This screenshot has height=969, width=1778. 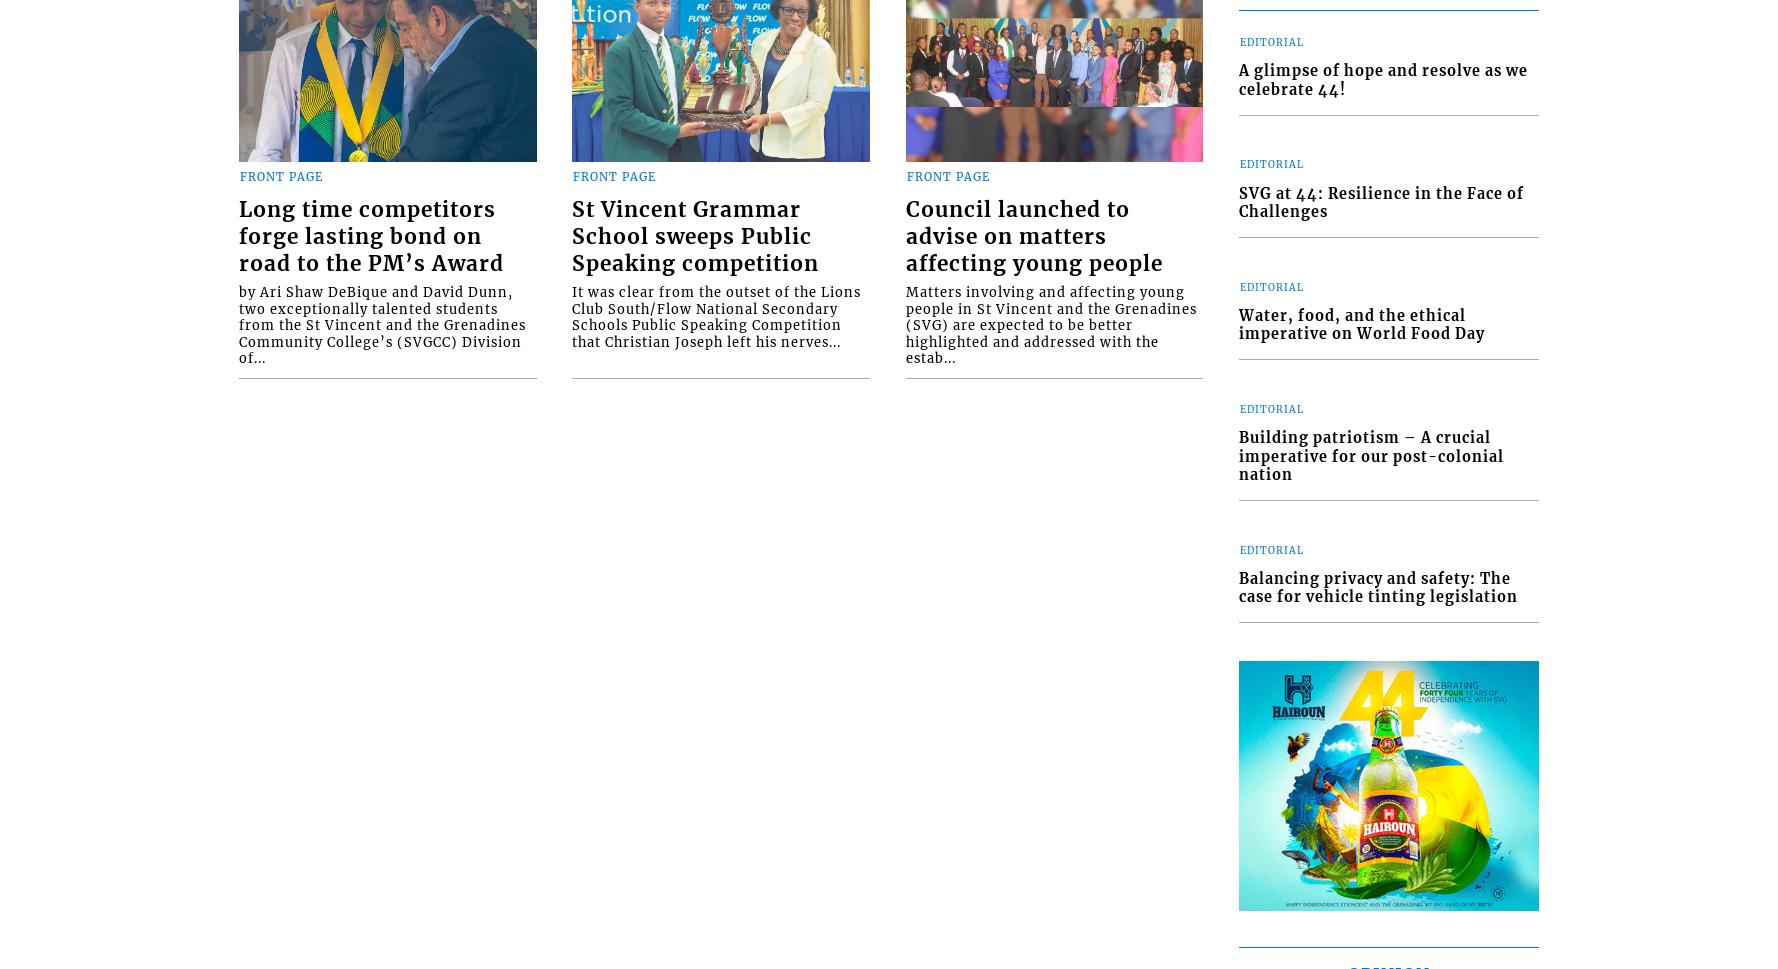 What do you see at coordinates (1370, 456) in the screenshot?
I see `'Building patriotism – A crucial  imperative for our post-colonial nation'` at bounding box center [1370, 456].